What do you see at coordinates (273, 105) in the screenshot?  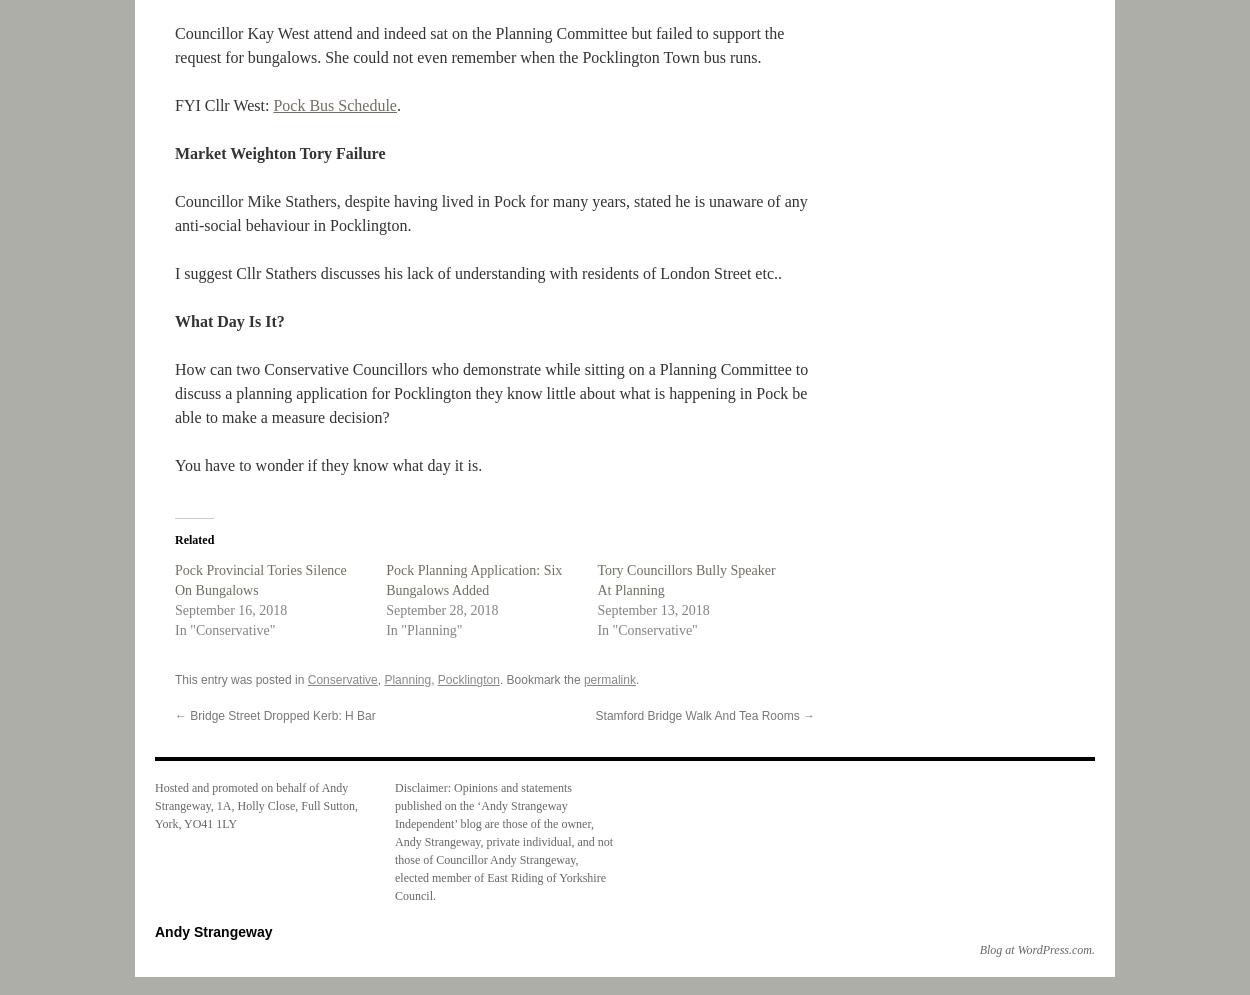 I see `'Pock Bus Schedule'` at bounding box center [273, 105].